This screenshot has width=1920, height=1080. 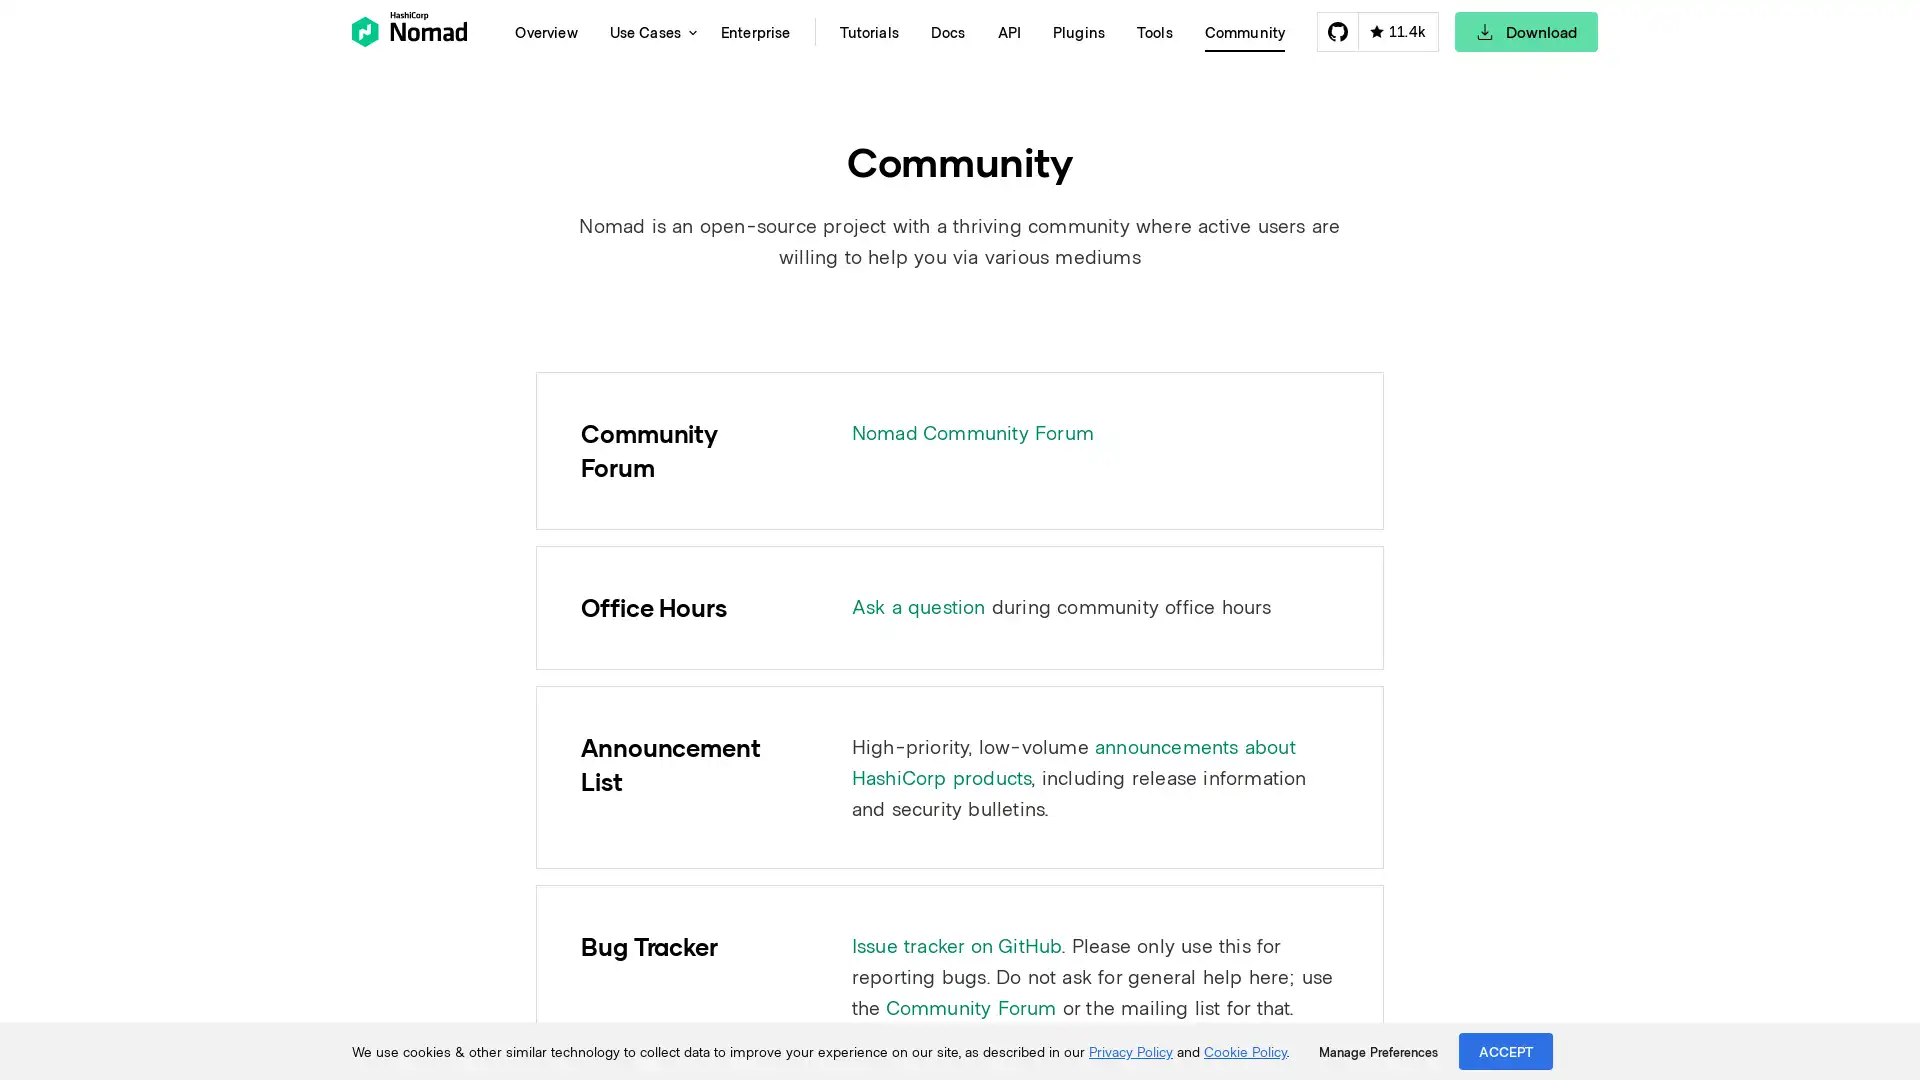 What do you see at coordinates (648, 31) in the screenshot?
I see `Use Cases` at bounding box center [648, 31].